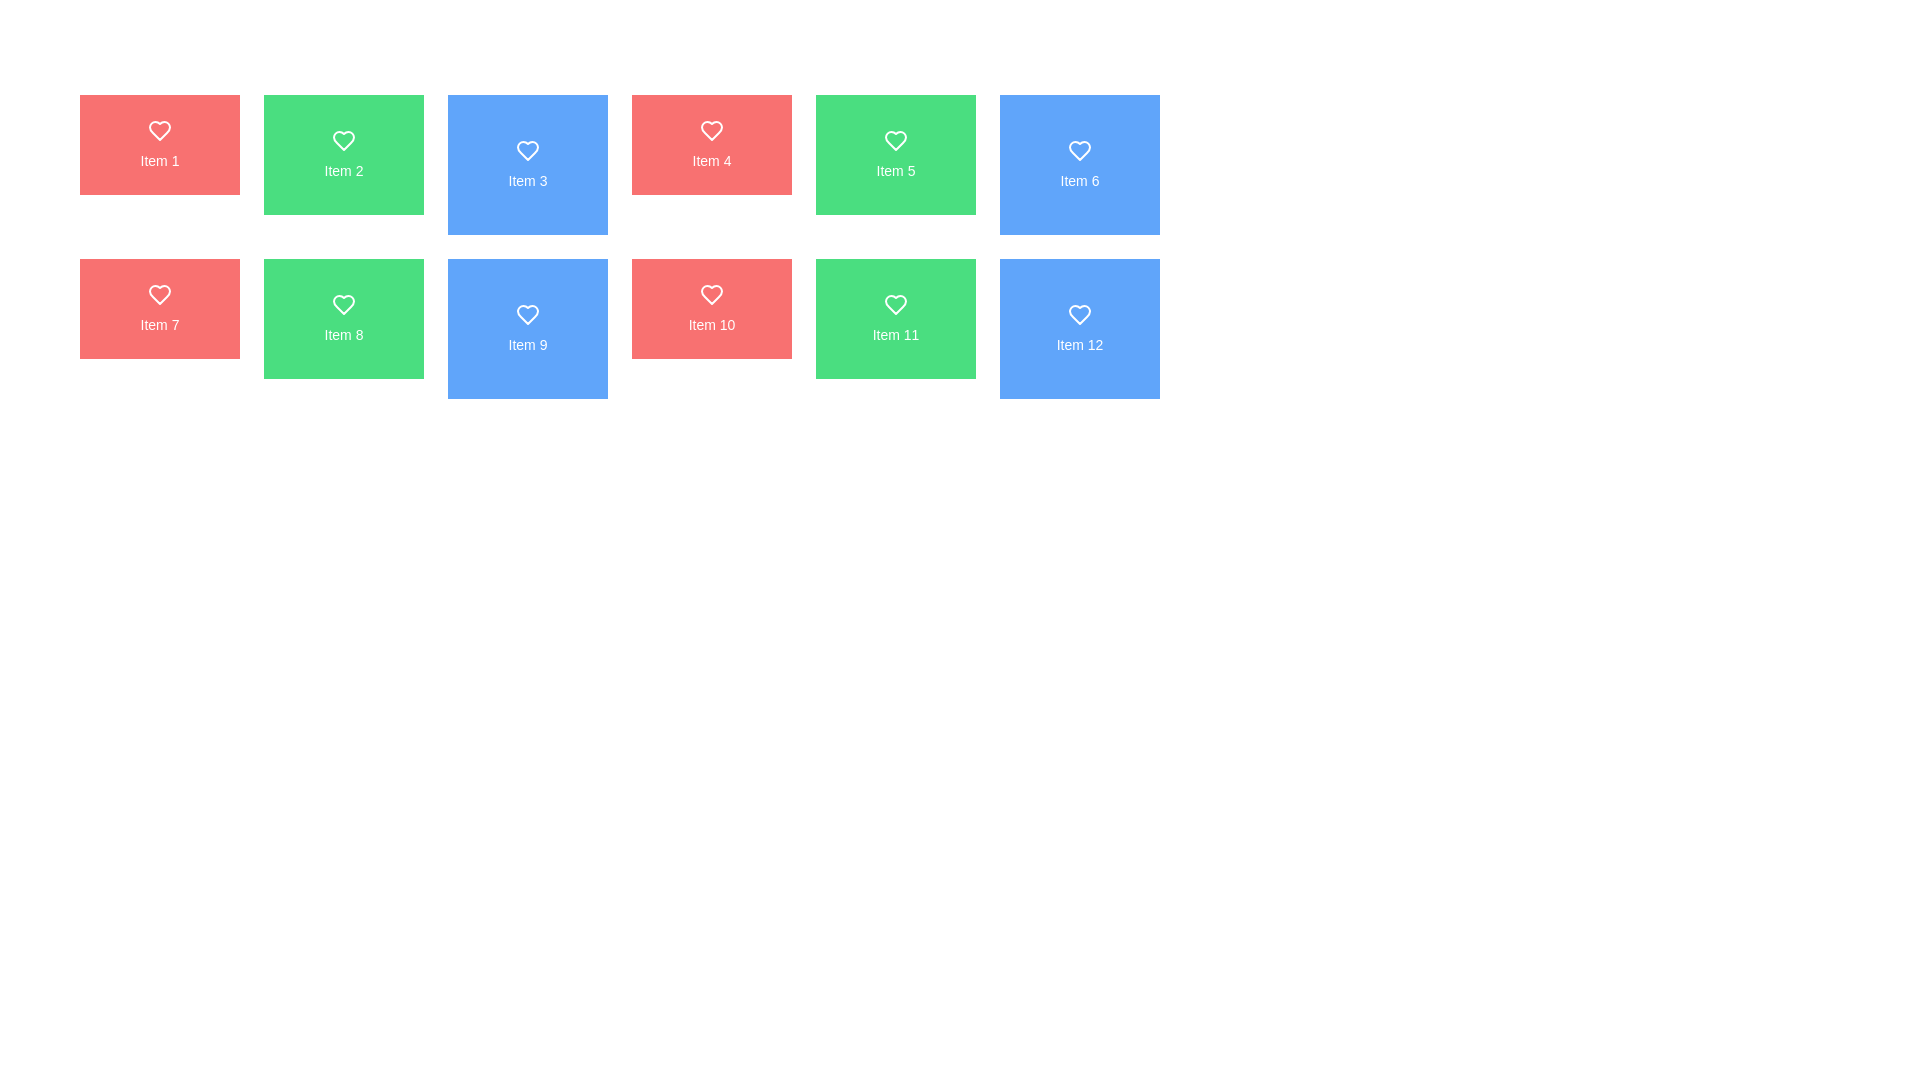 Image resolution: width=1920 pixels, height=1080 pixels. Describe the element at coordinates (1079, 164) in the screenshot. I see `the sixth item in the grid, which is a clickable box located in the first row and last column` at that location.